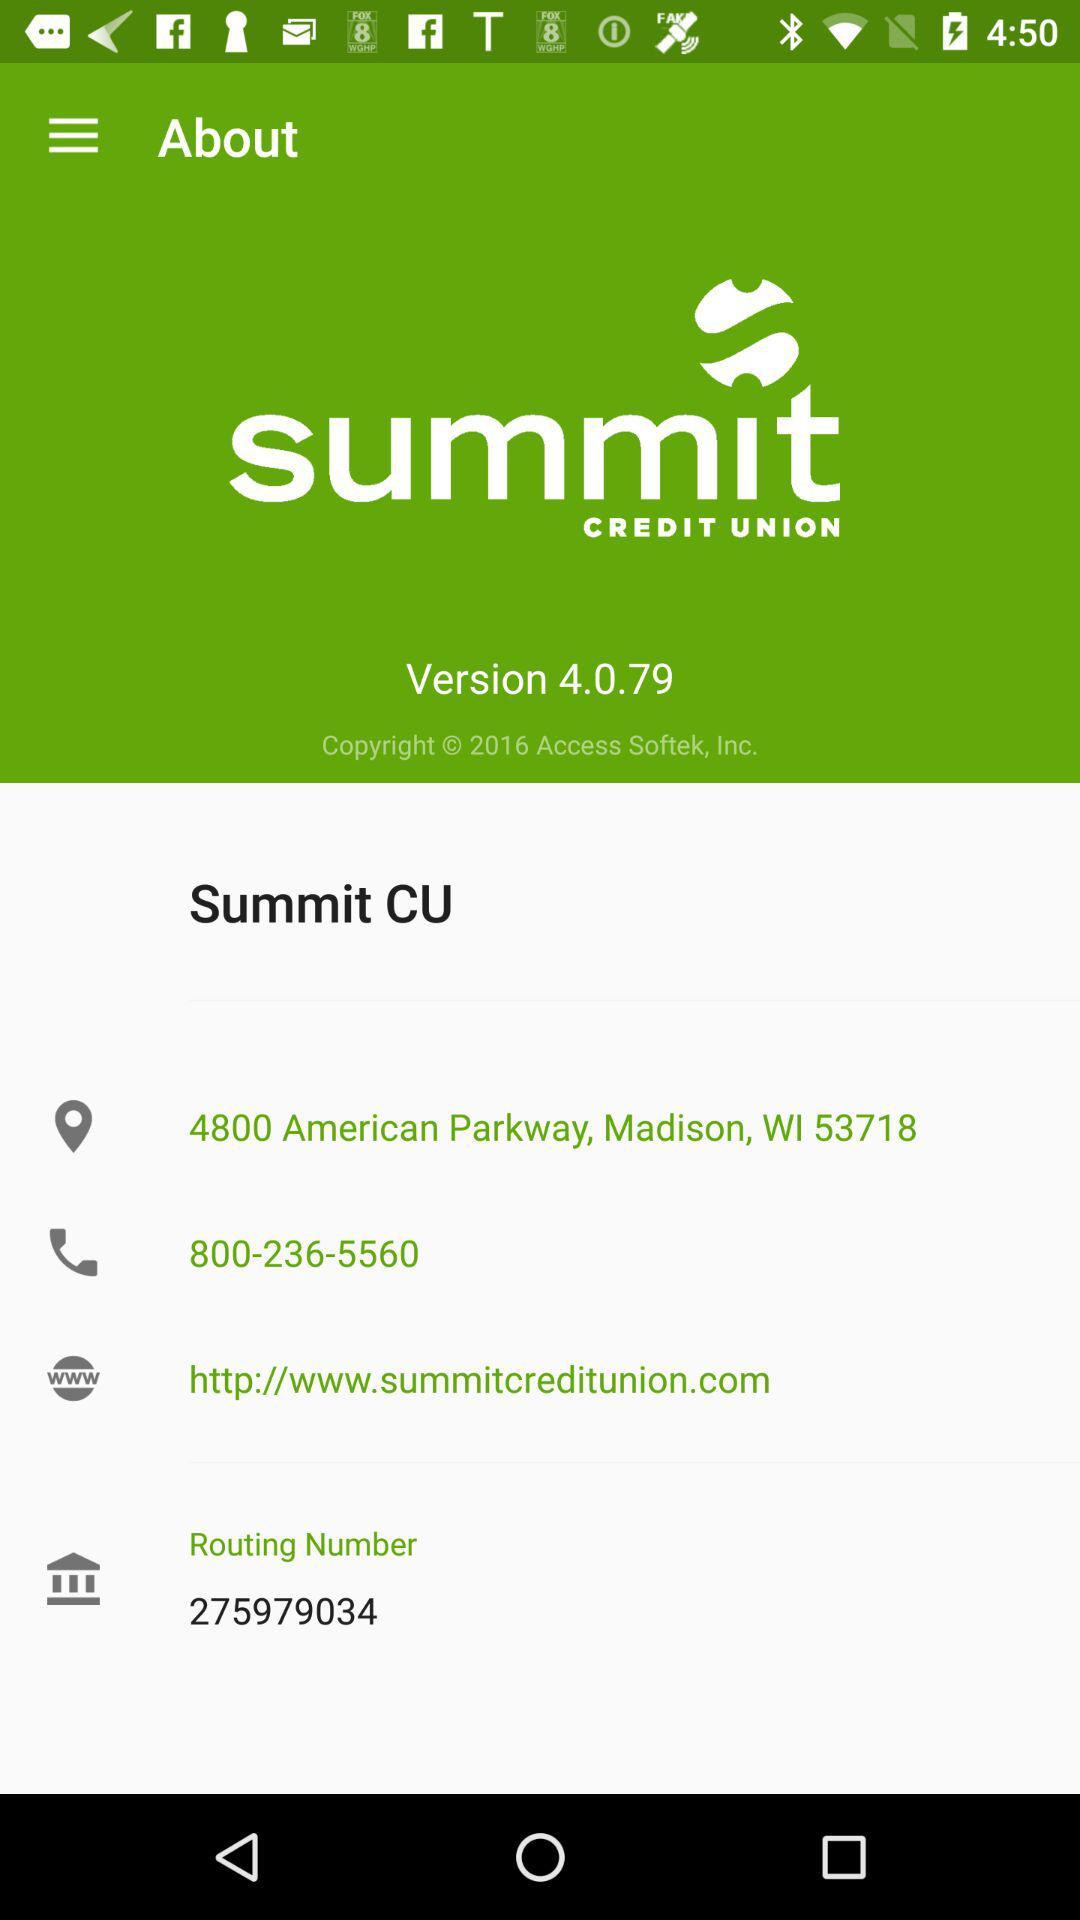  Describe the element at coordinates (72, 1126) in the screenshot. I see `the location icon` at that location.